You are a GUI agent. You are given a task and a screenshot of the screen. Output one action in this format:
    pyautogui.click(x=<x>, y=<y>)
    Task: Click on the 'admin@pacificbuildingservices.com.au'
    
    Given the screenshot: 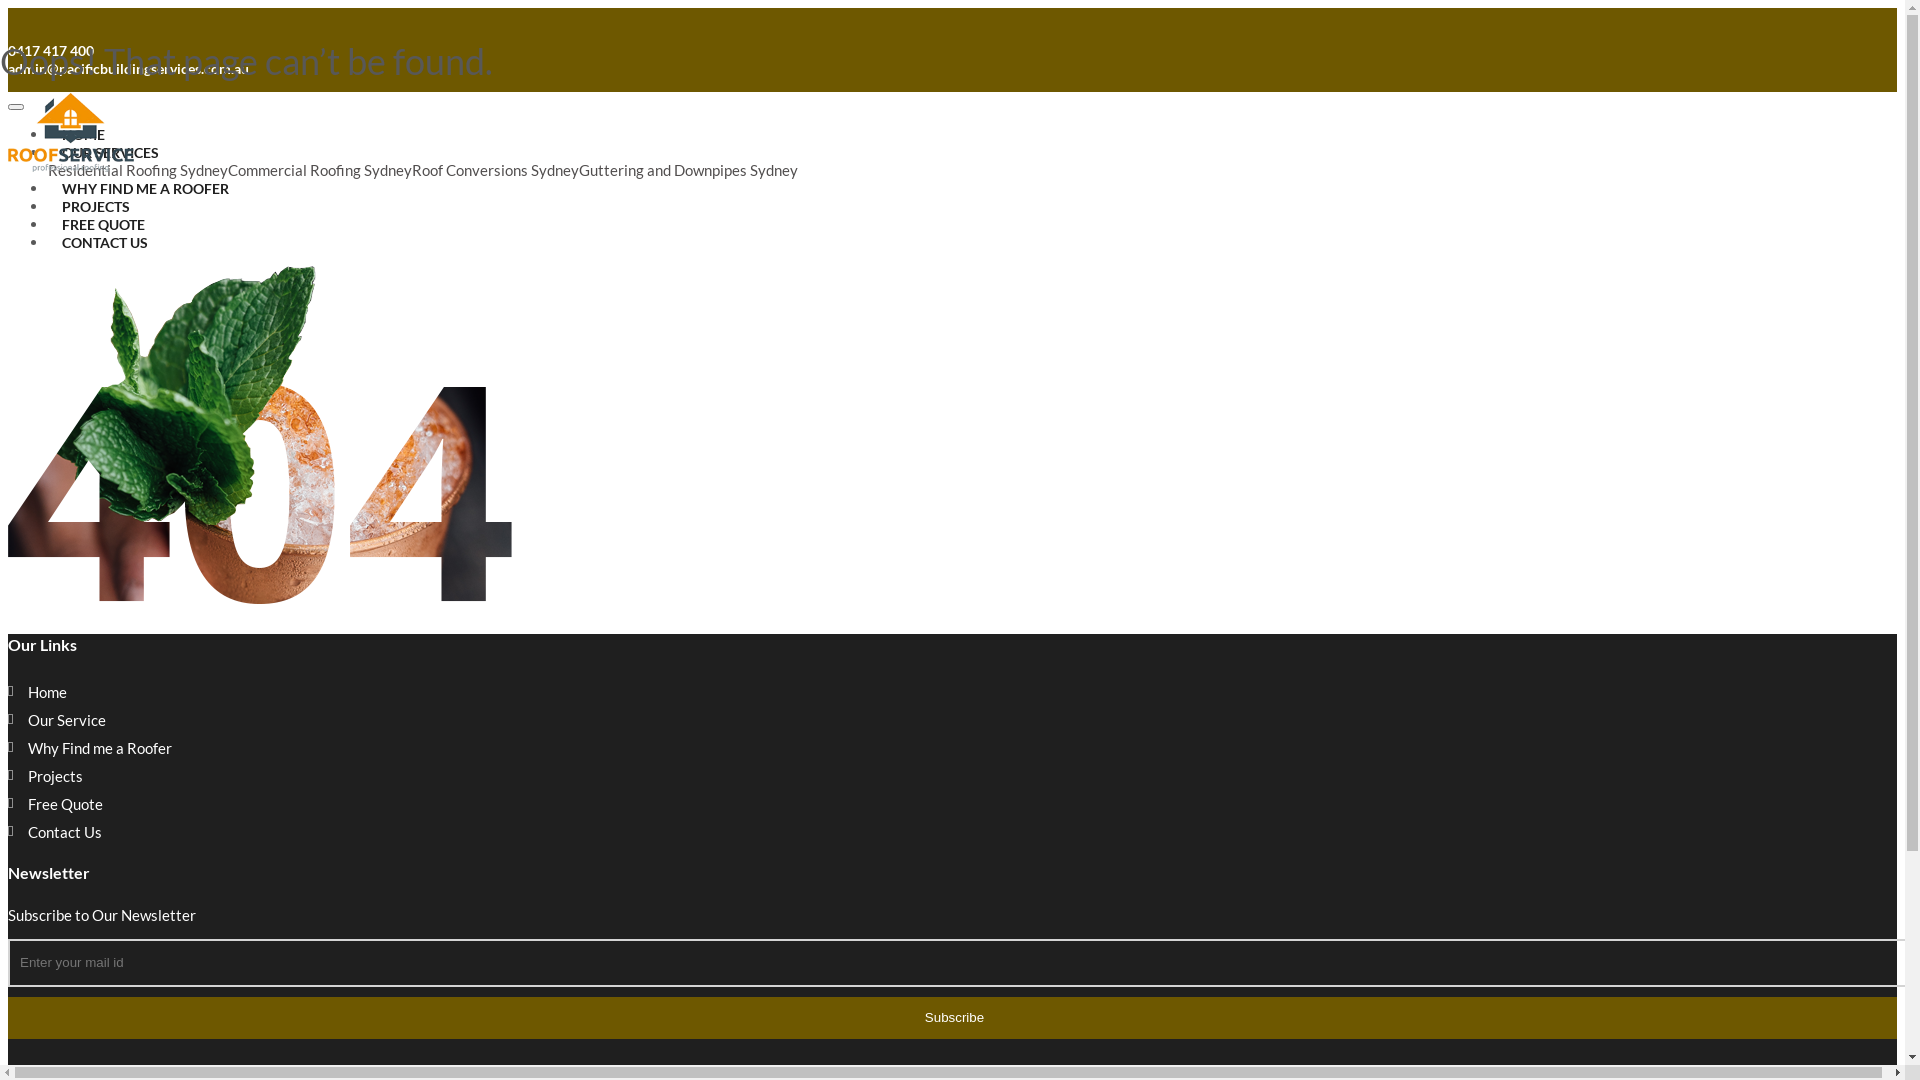 What is the action you would take?
    pyautogui.click(x=127, y=67)
    